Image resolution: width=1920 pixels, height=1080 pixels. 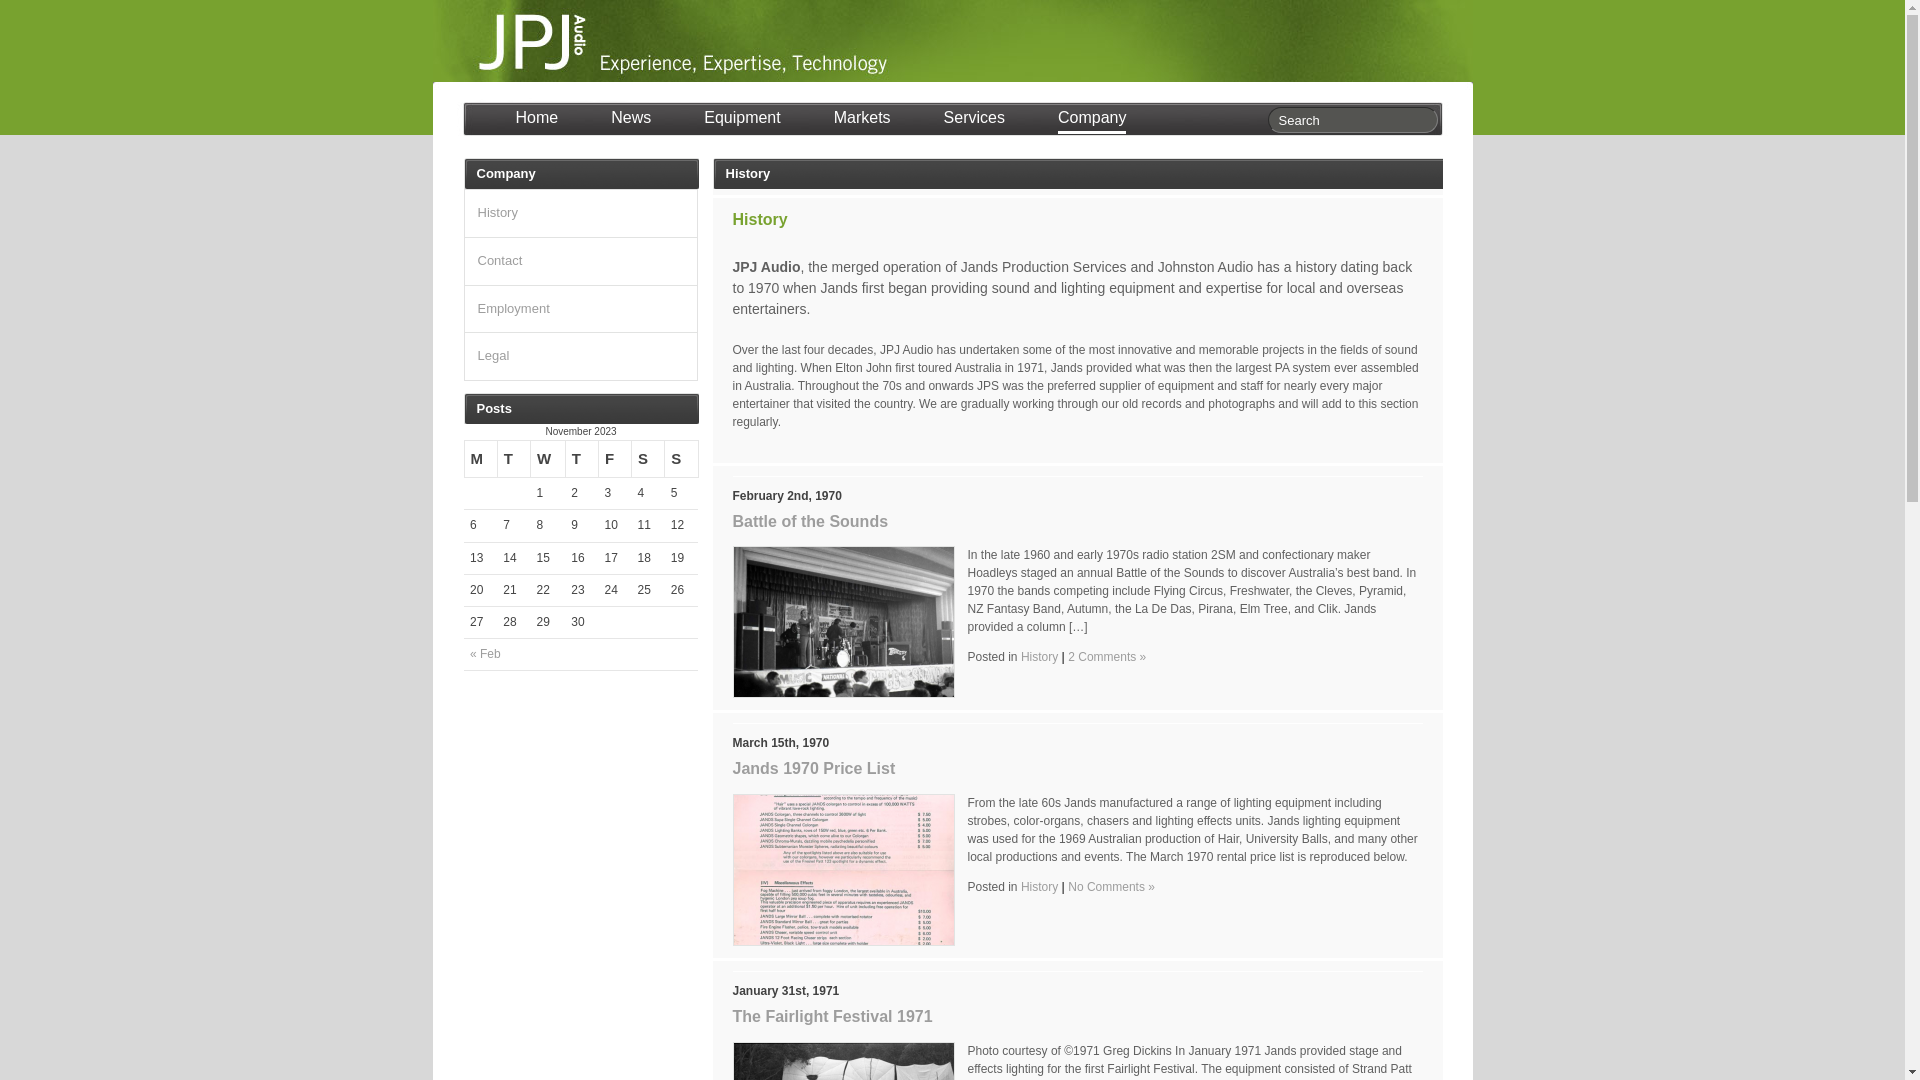 I want to click on 'Services', so click(x=974, y=120).